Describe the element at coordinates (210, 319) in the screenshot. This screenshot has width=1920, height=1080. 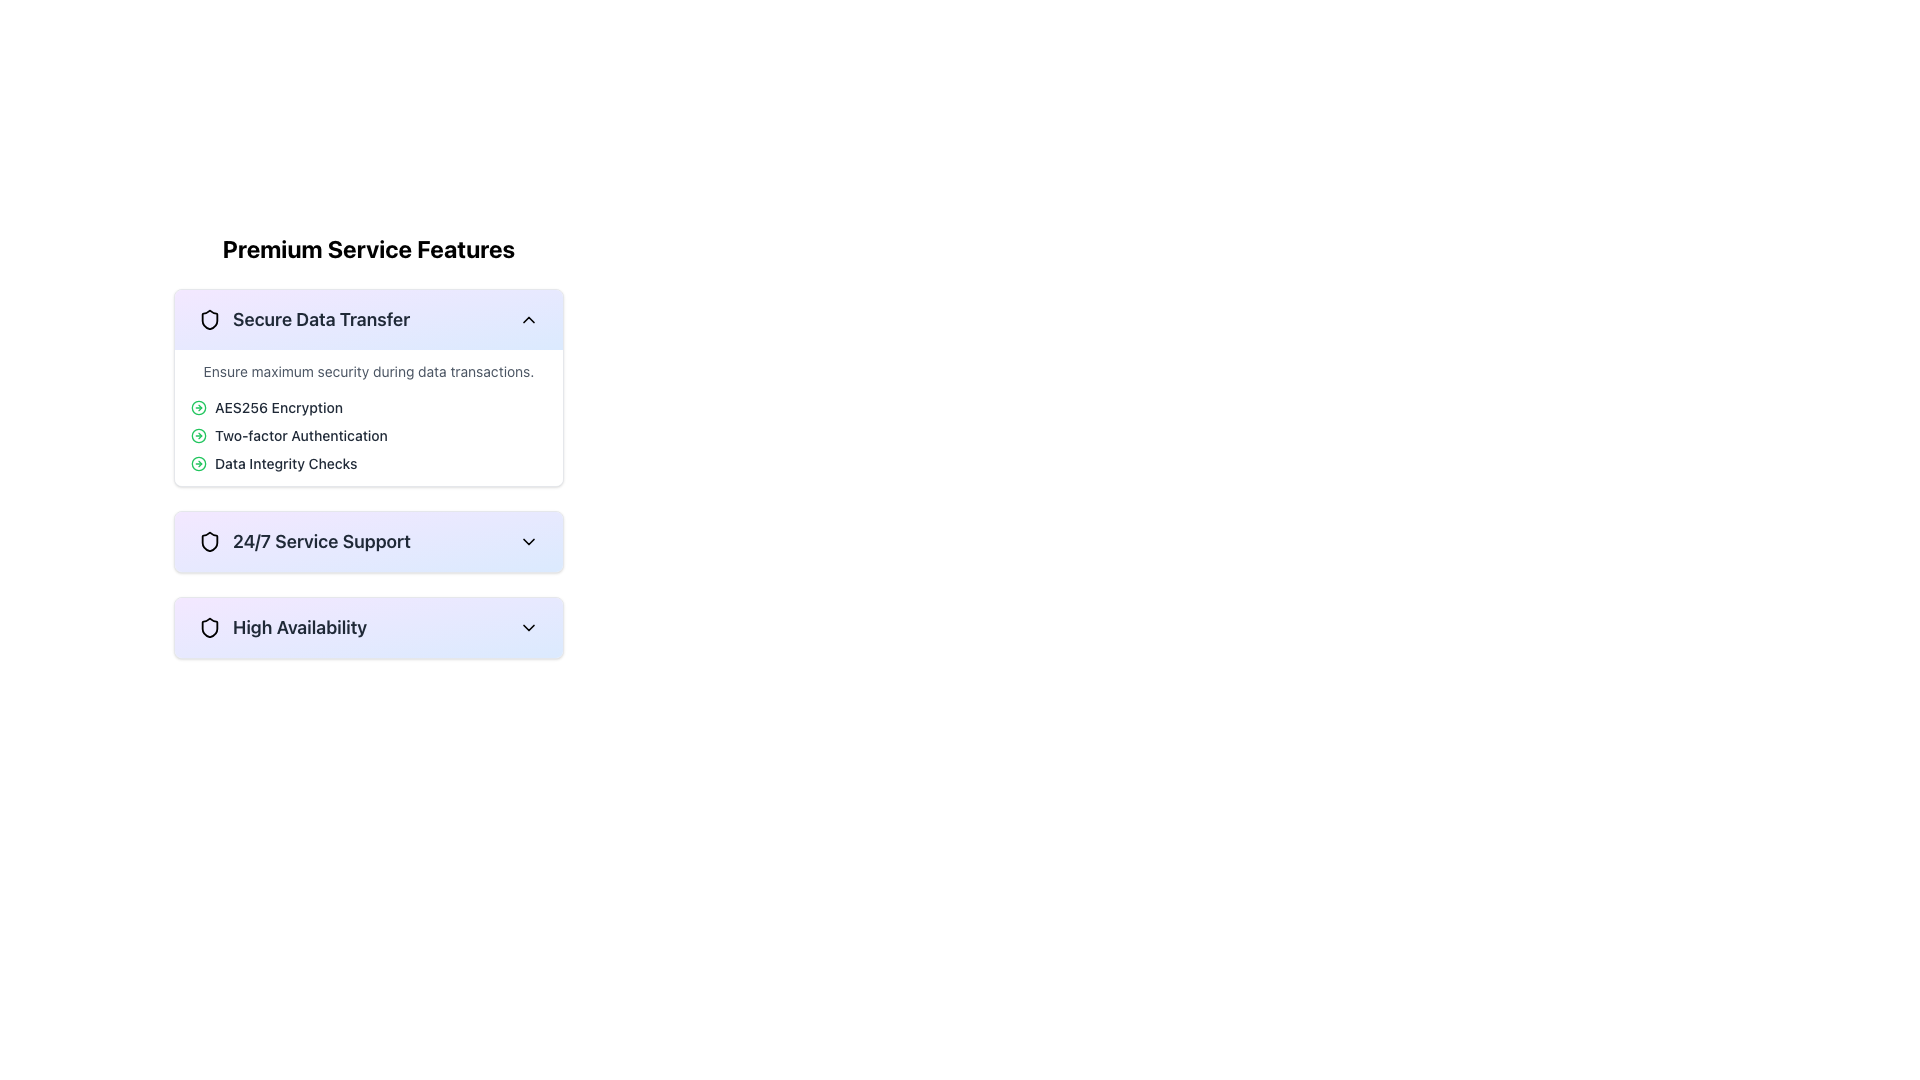
I see `the security icon located` at that location.